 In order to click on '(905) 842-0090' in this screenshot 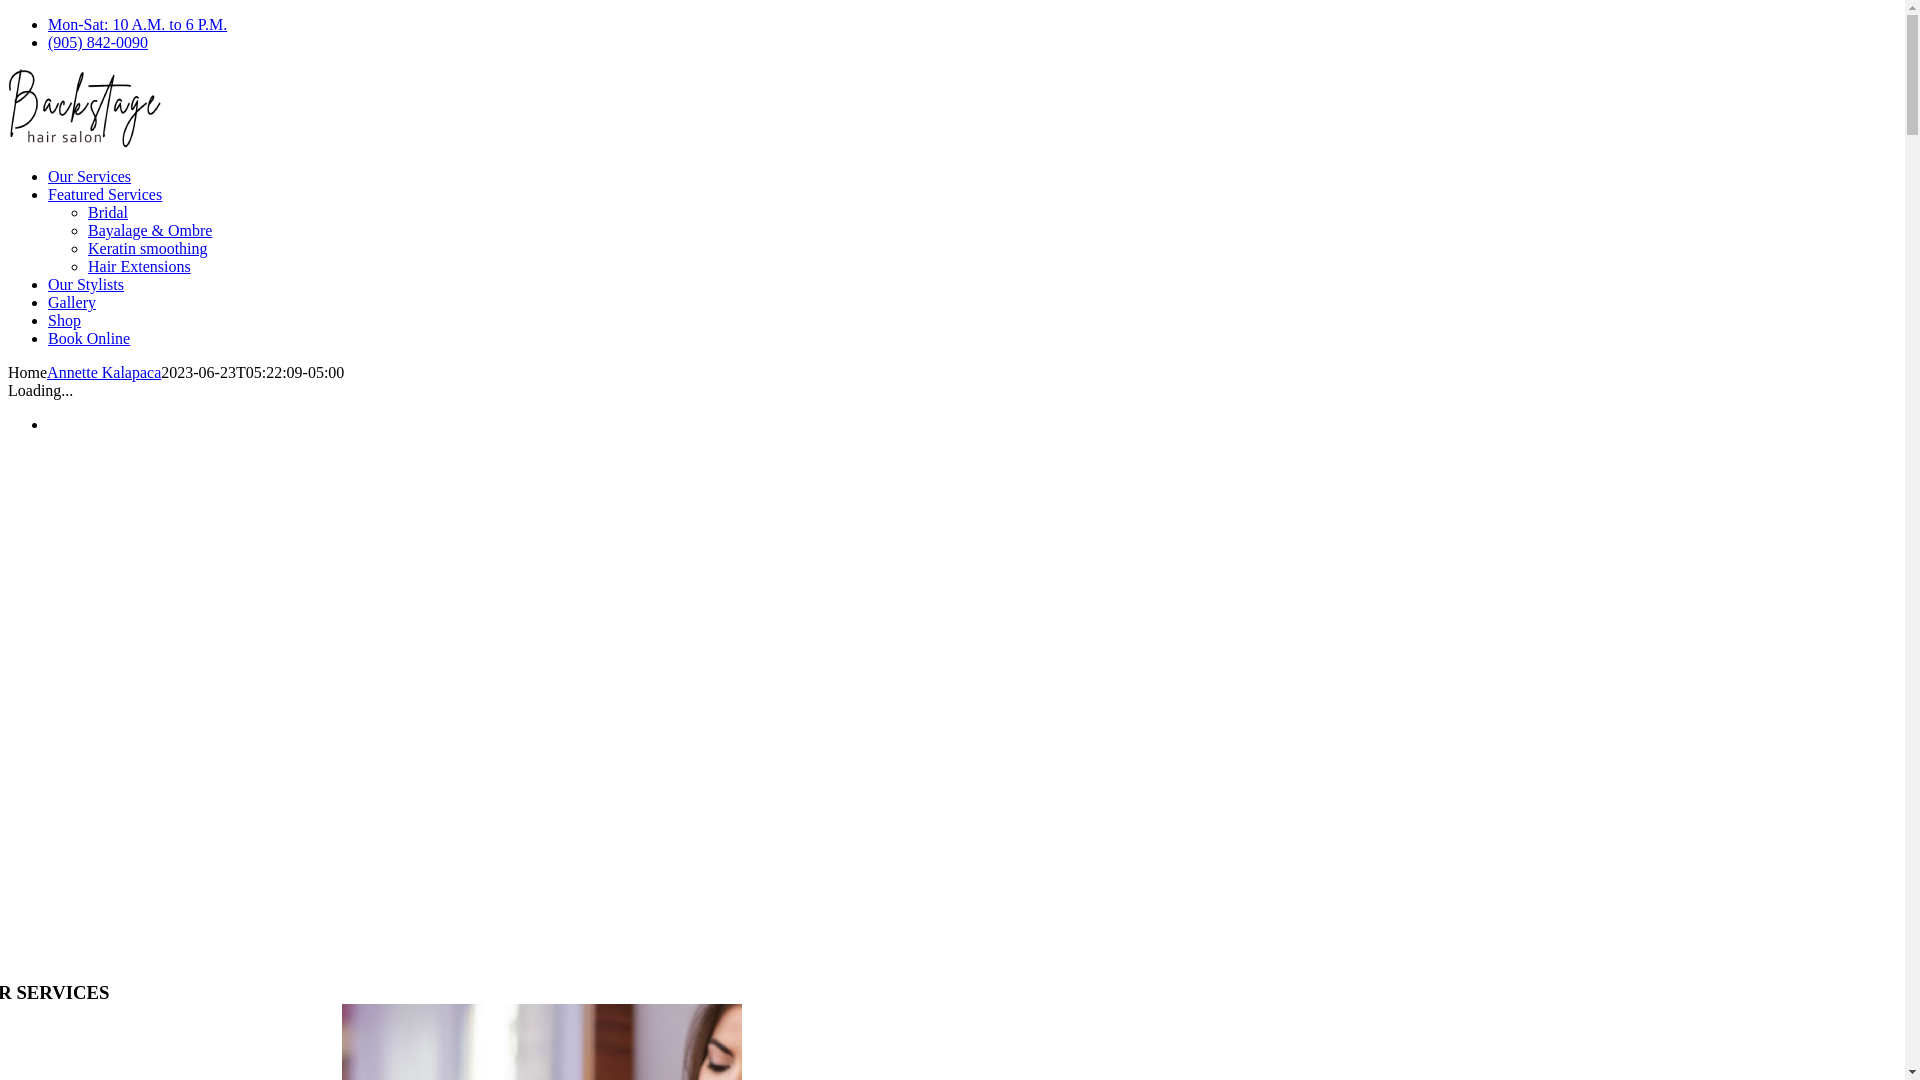, I will do `click(96, 42)`.